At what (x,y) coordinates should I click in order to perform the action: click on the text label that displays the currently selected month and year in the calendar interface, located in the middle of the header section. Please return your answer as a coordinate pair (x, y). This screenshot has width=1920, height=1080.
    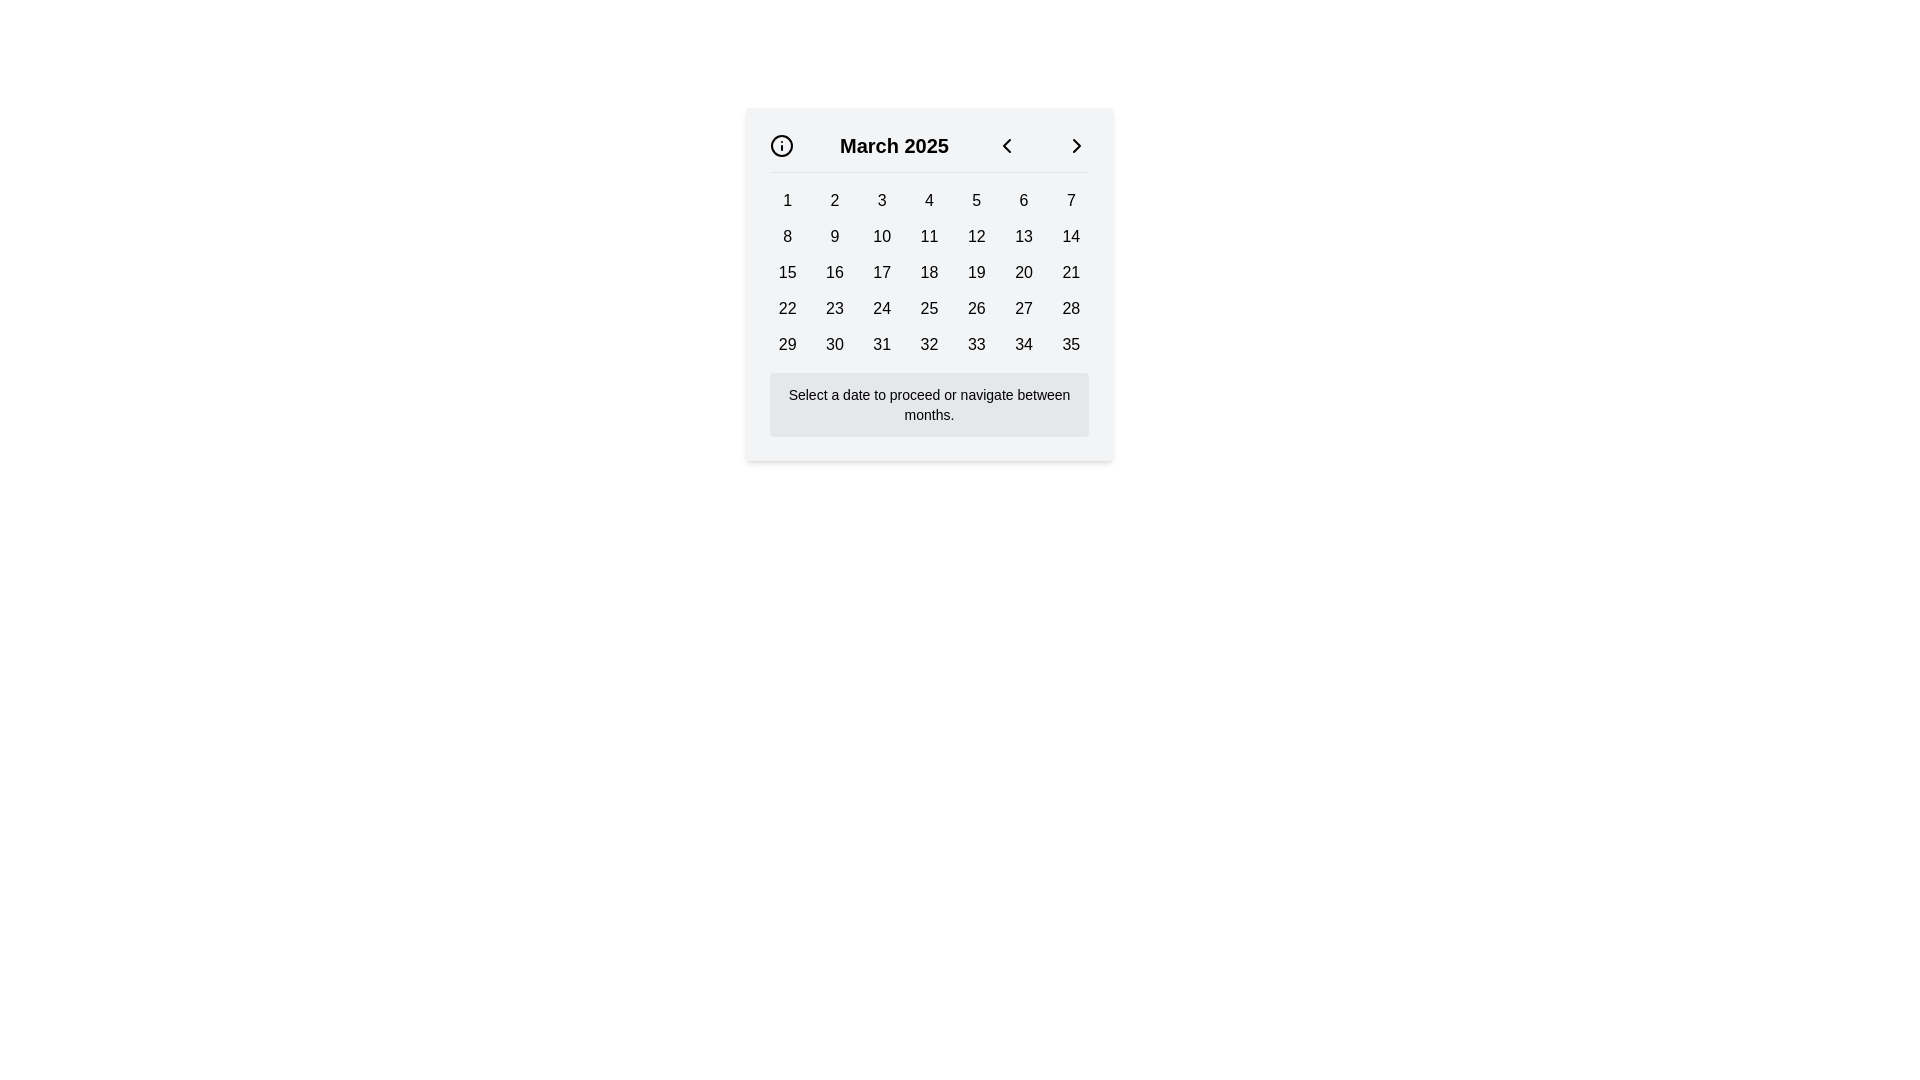
    Looking at the image, I should click on (893, 145).